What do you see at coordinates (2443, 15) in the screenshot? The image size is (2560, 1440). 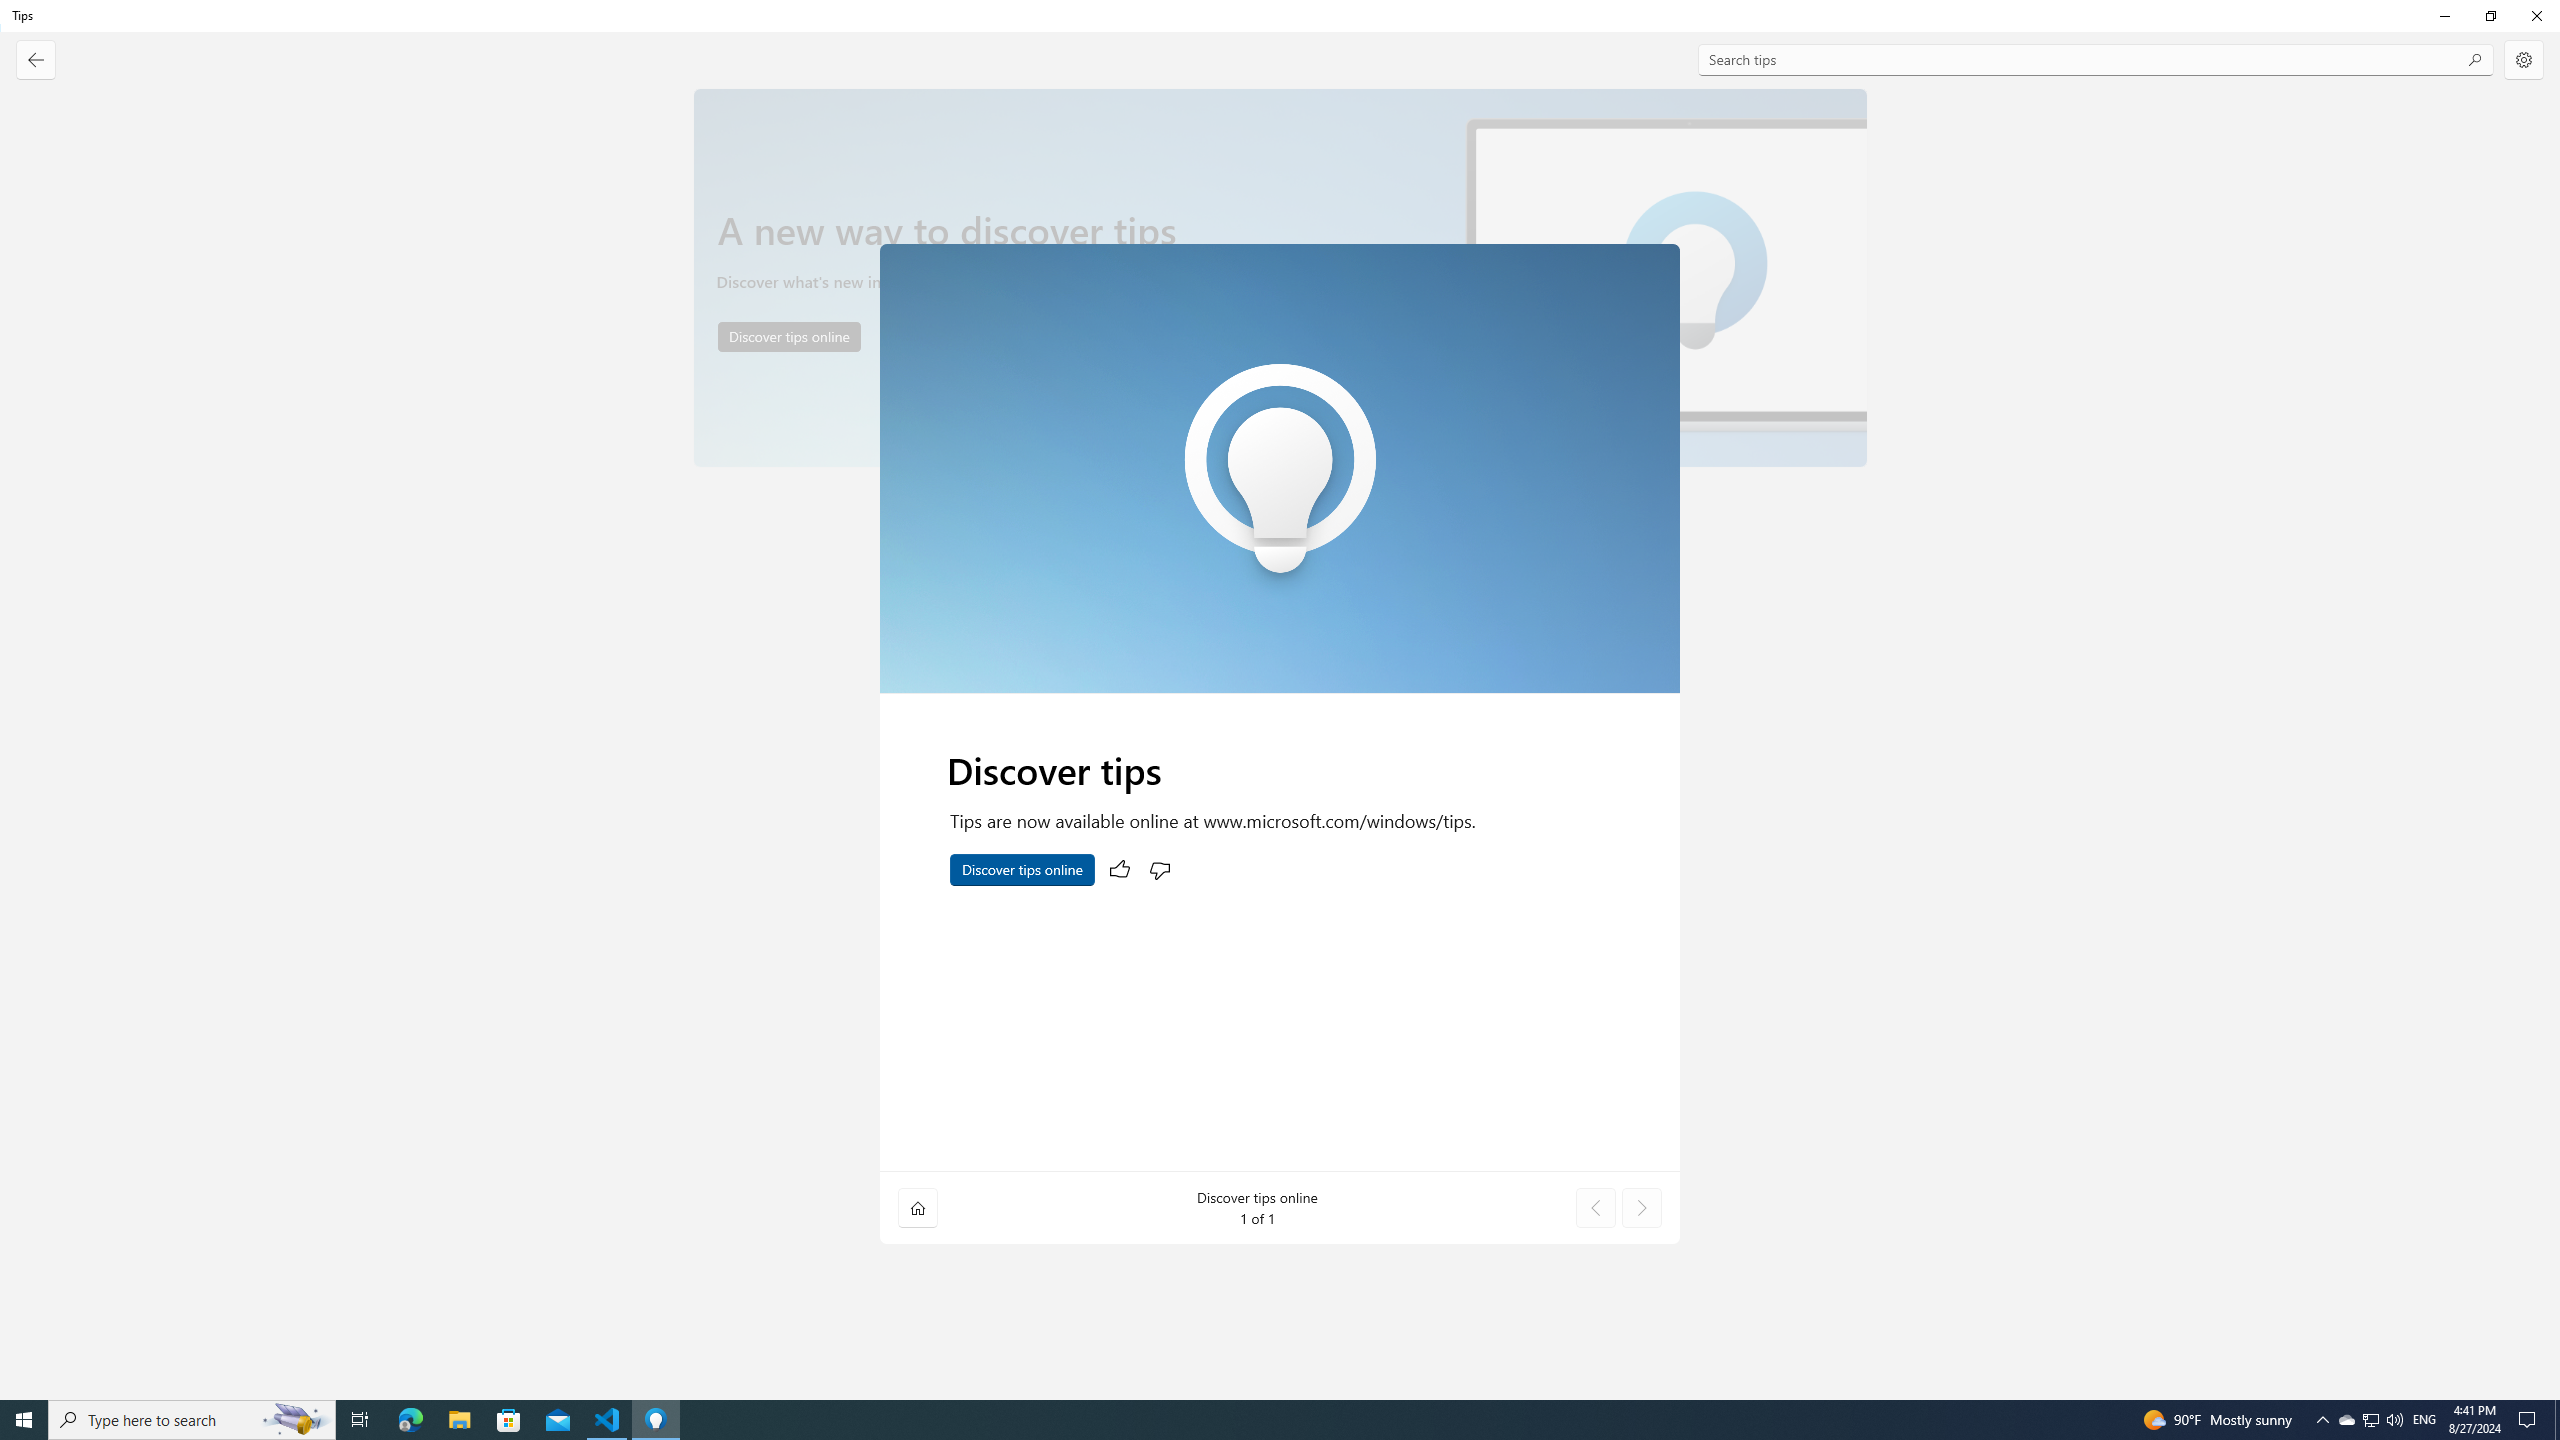 I see `'Minimize Tips'` at bounding box center [2443, 15].